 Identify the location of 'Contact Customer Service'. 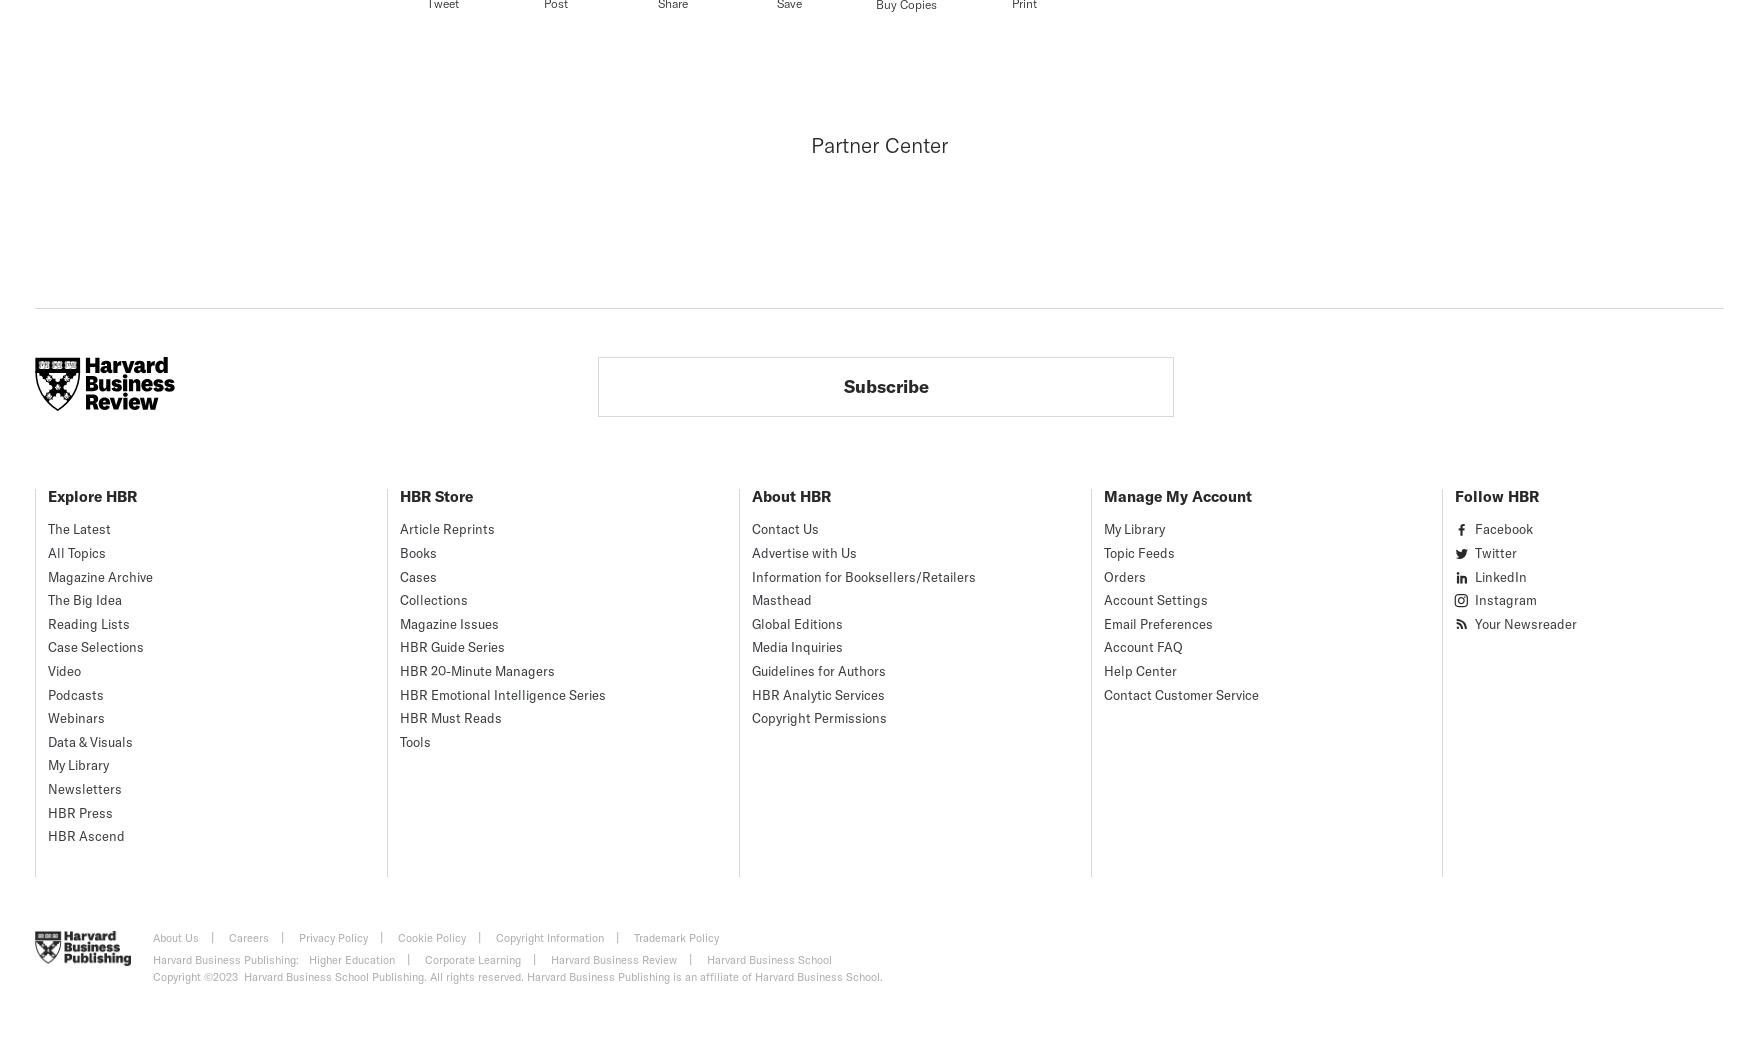
(1103, 693).